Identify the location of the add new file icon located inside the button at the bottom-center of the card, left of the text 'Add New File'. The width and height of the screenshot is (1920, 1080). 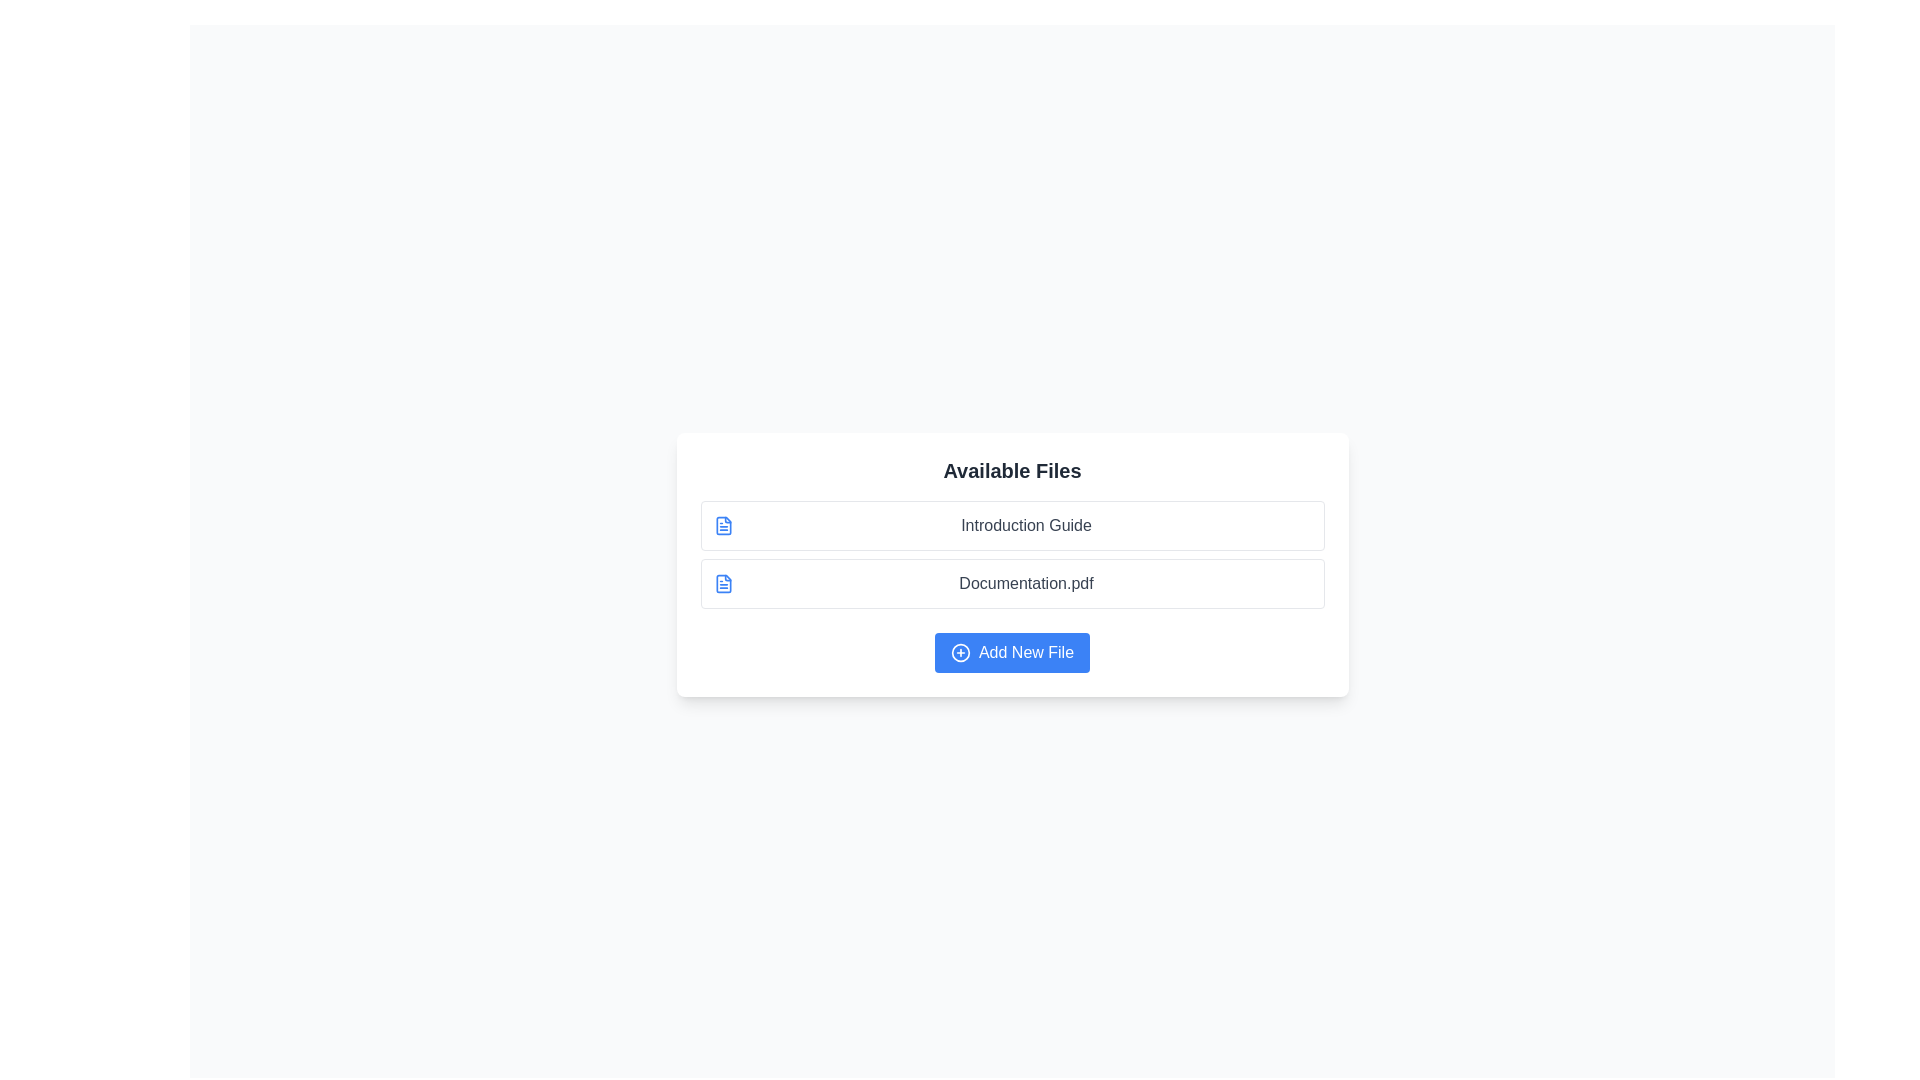
(960, 652).